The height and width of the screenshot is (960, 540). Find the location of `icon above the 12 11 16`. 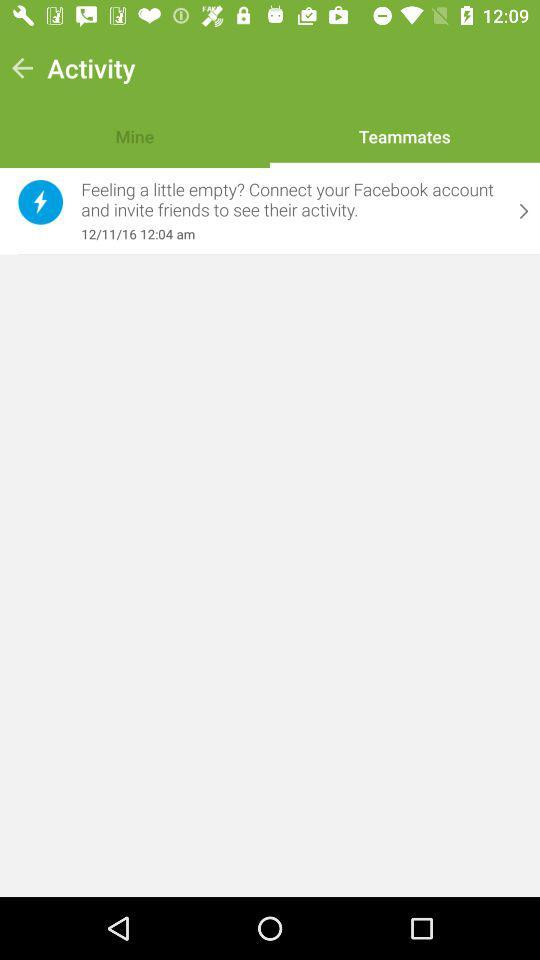

icon above the 12 11 16 is located at coordinates (290, 200).